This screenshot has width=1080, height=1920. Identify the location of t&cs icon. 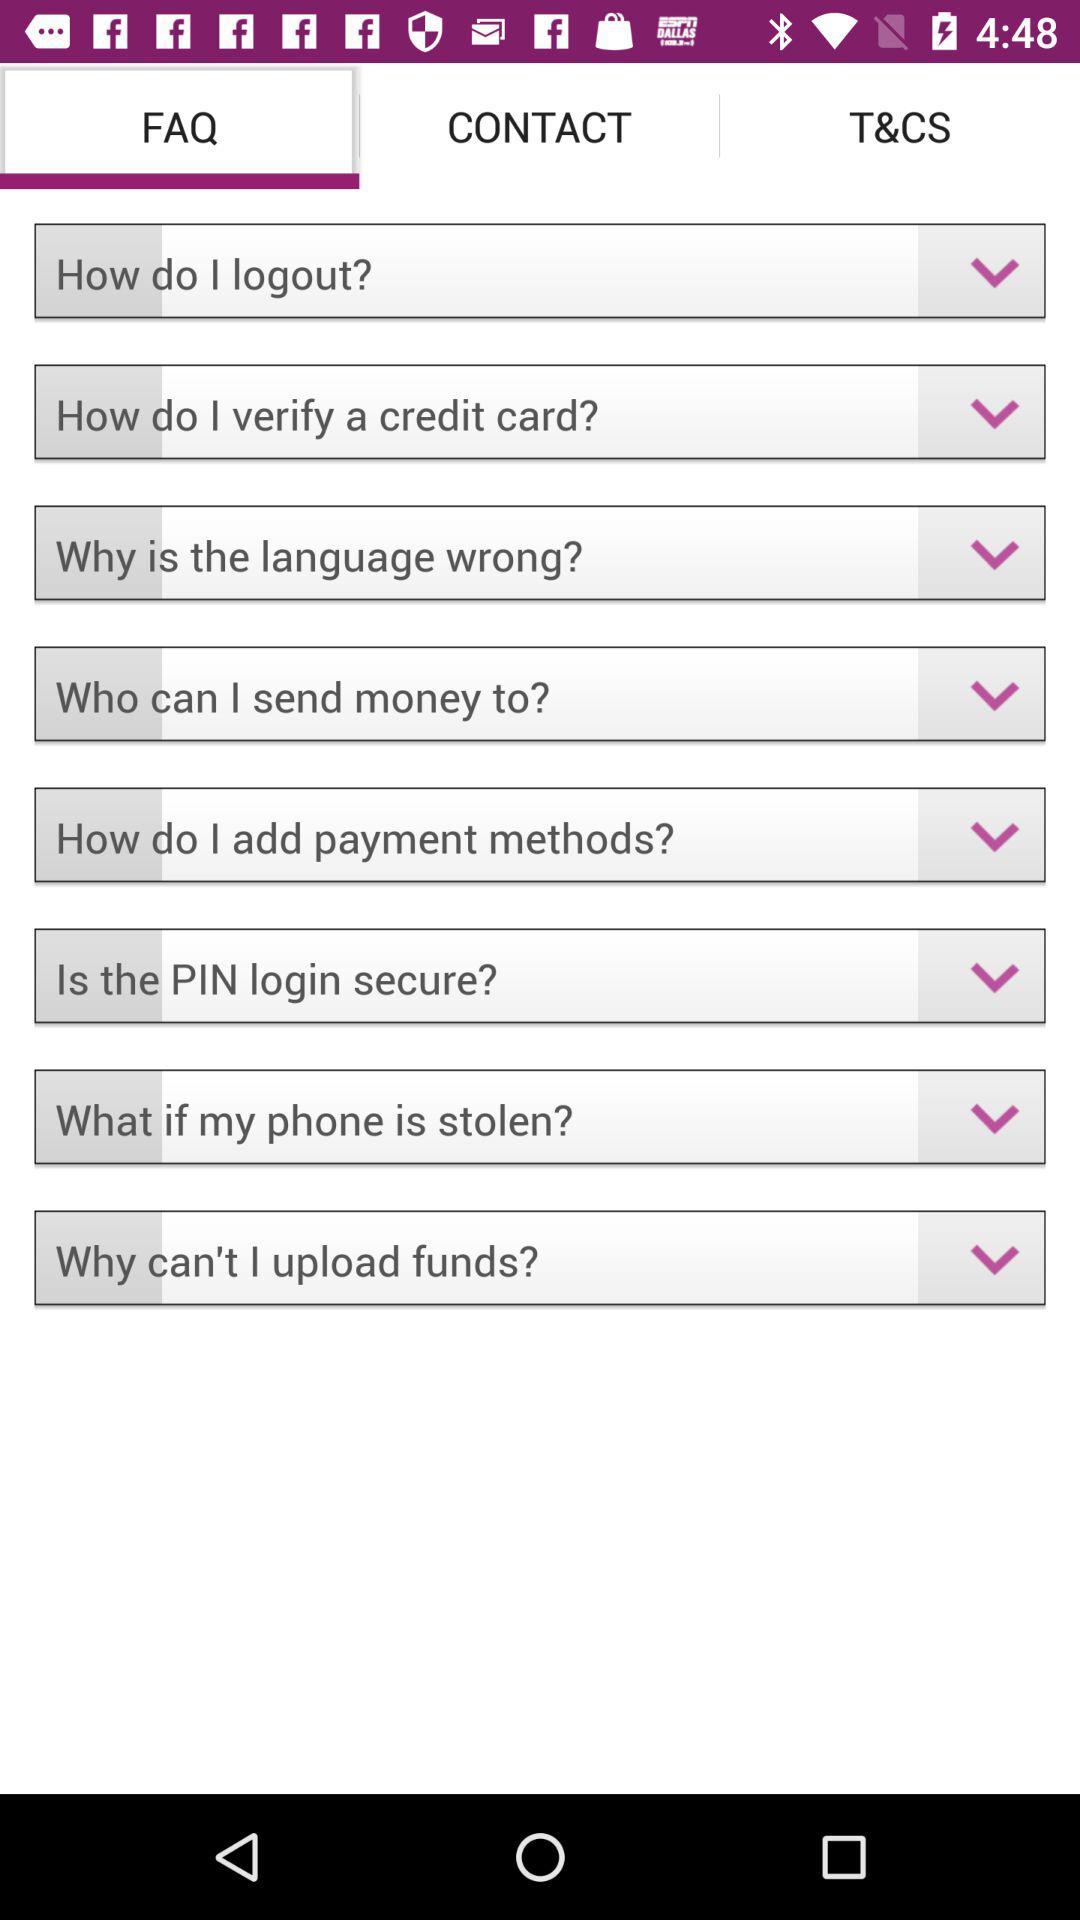
(898, 124).